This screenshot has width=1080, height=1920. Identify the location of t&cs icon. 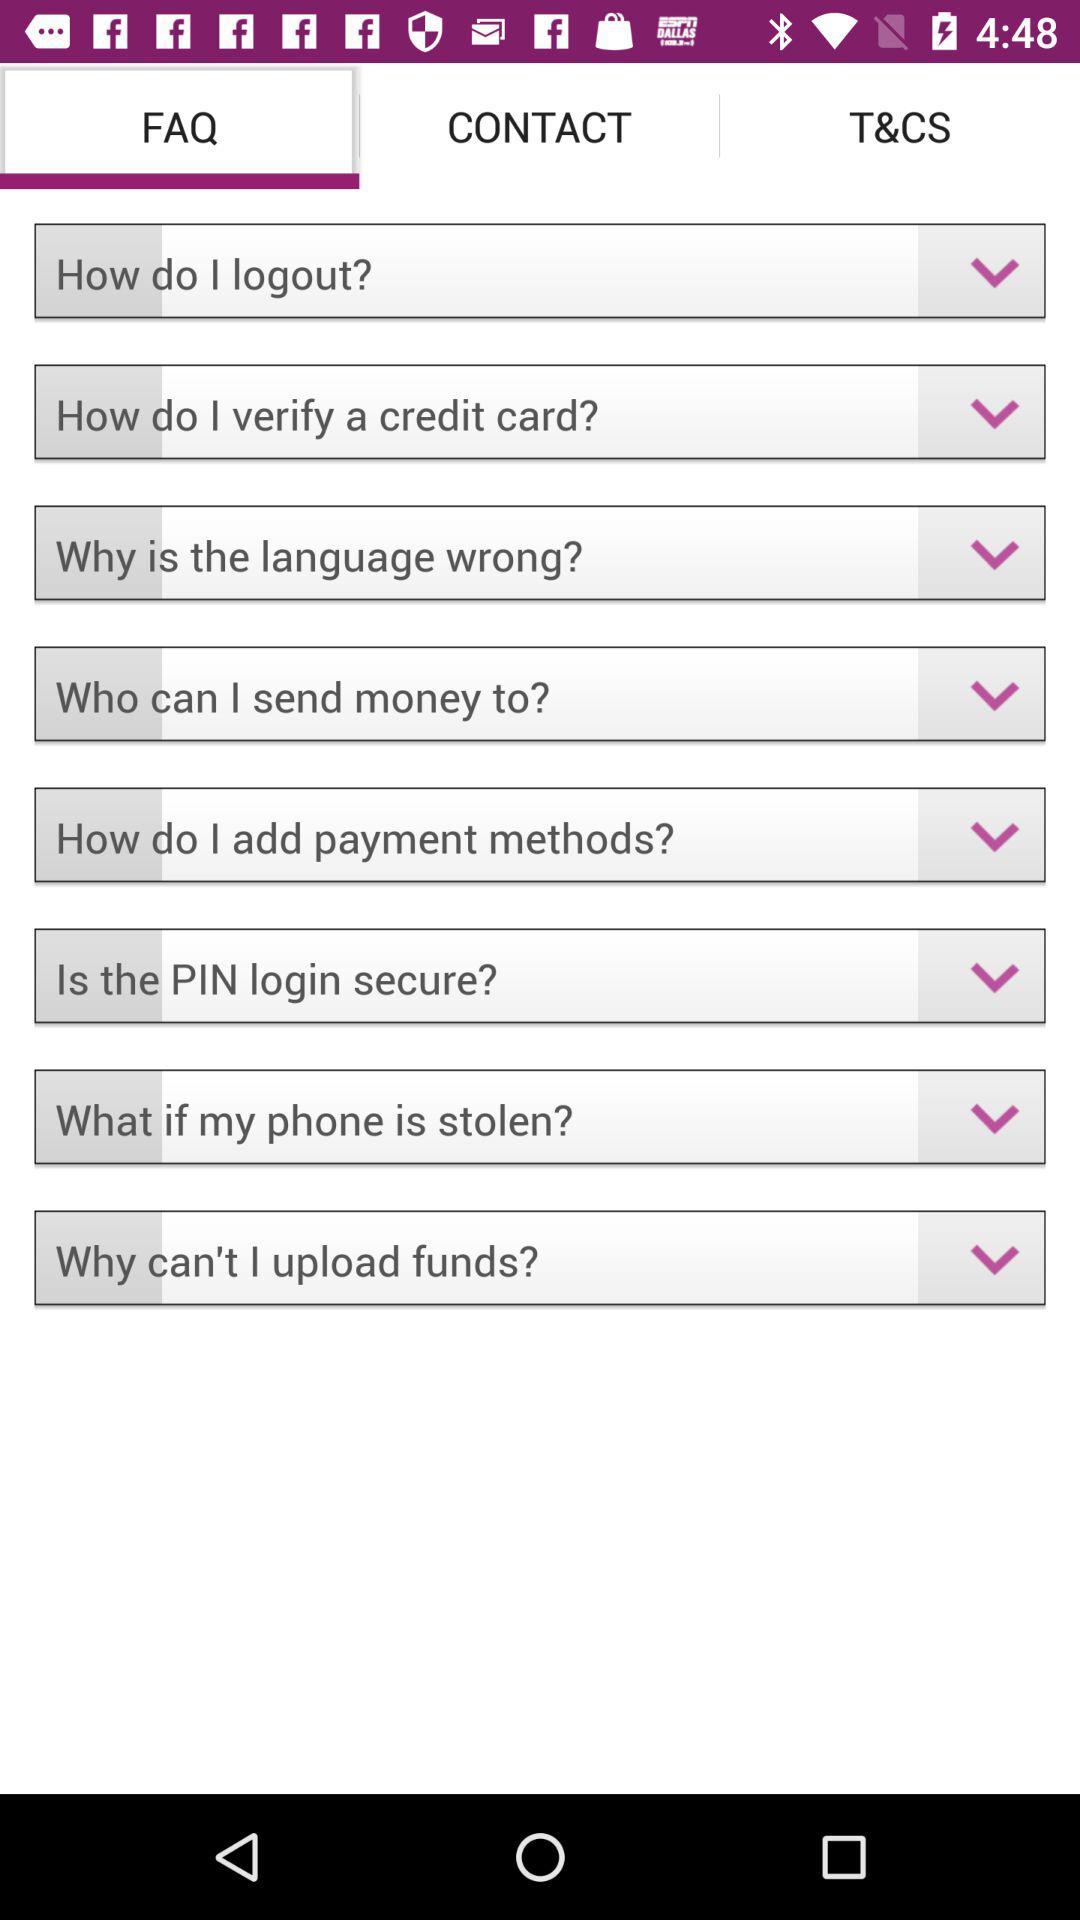
(898, 124).